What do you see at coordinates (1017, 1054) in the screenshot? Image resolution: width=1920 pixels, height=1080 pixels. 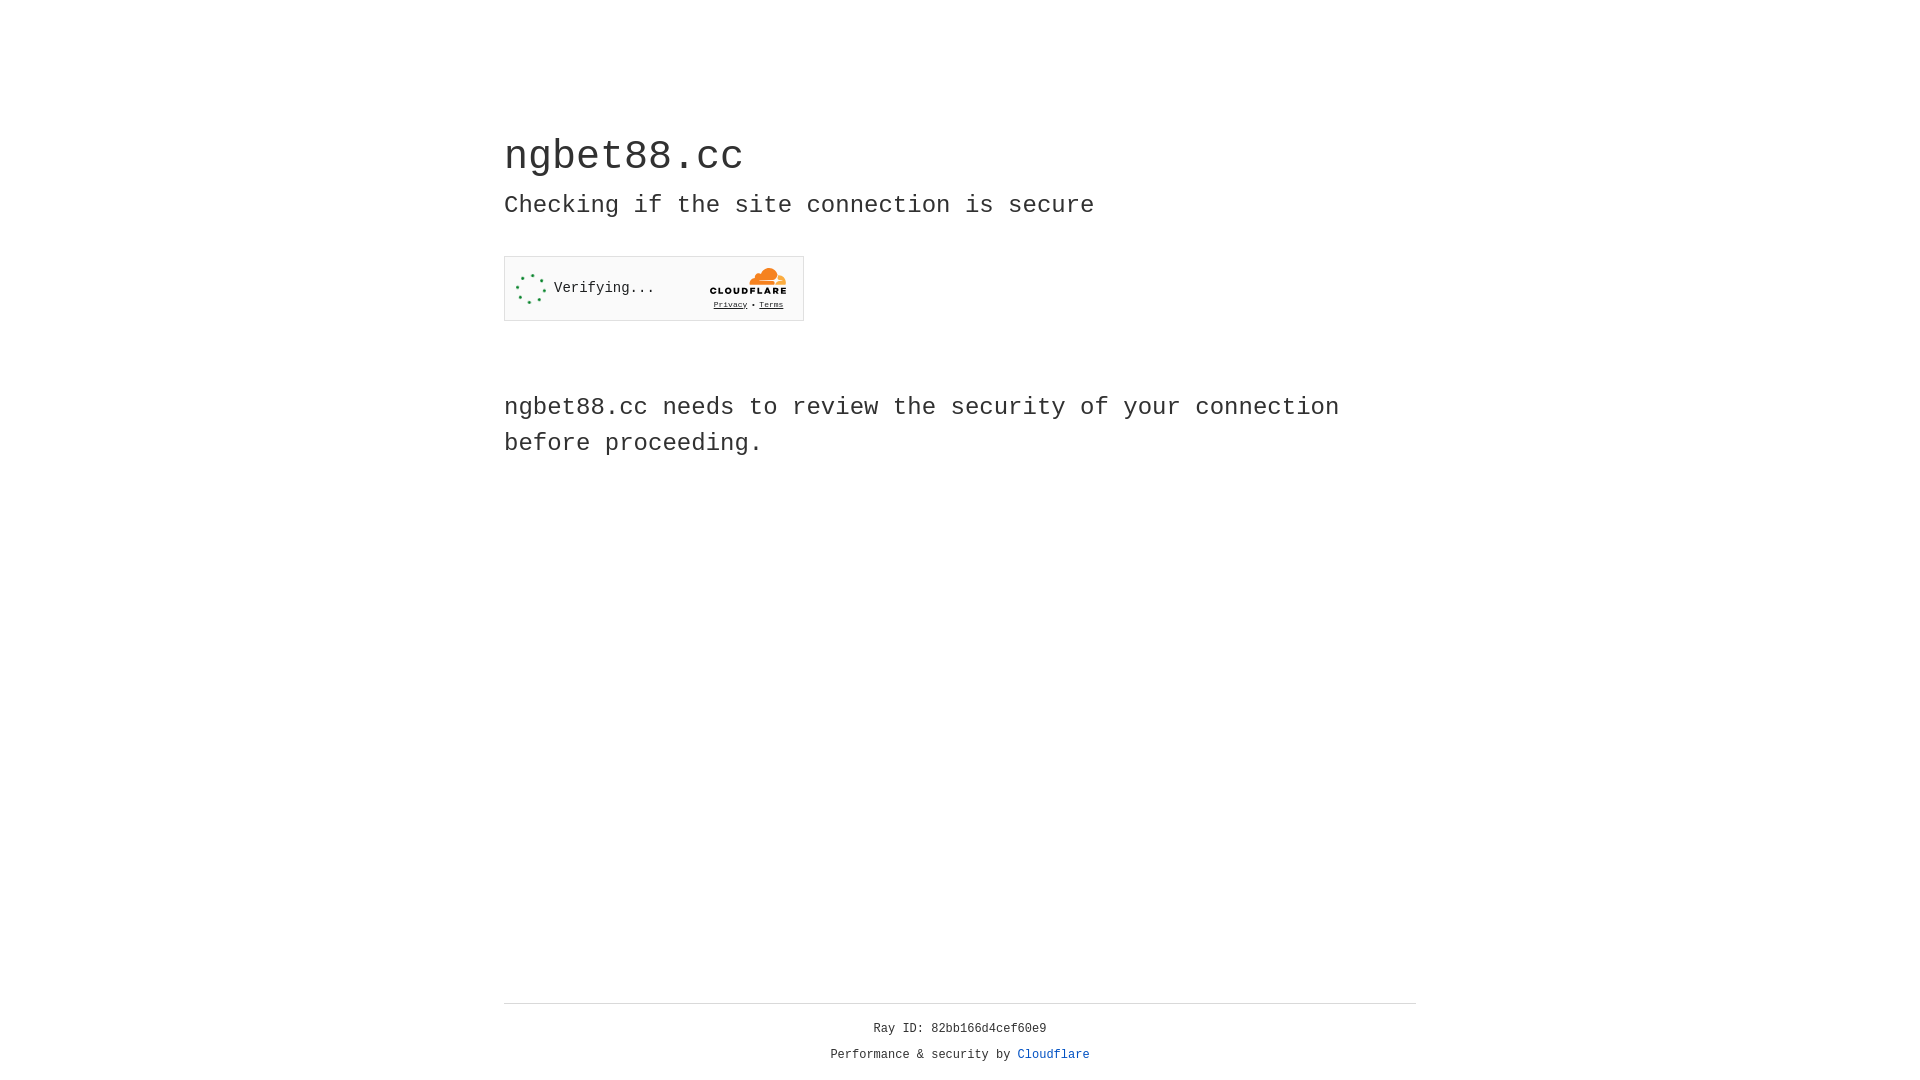 I see `'Cloudflare'` at bounding box center [1017, 1054].